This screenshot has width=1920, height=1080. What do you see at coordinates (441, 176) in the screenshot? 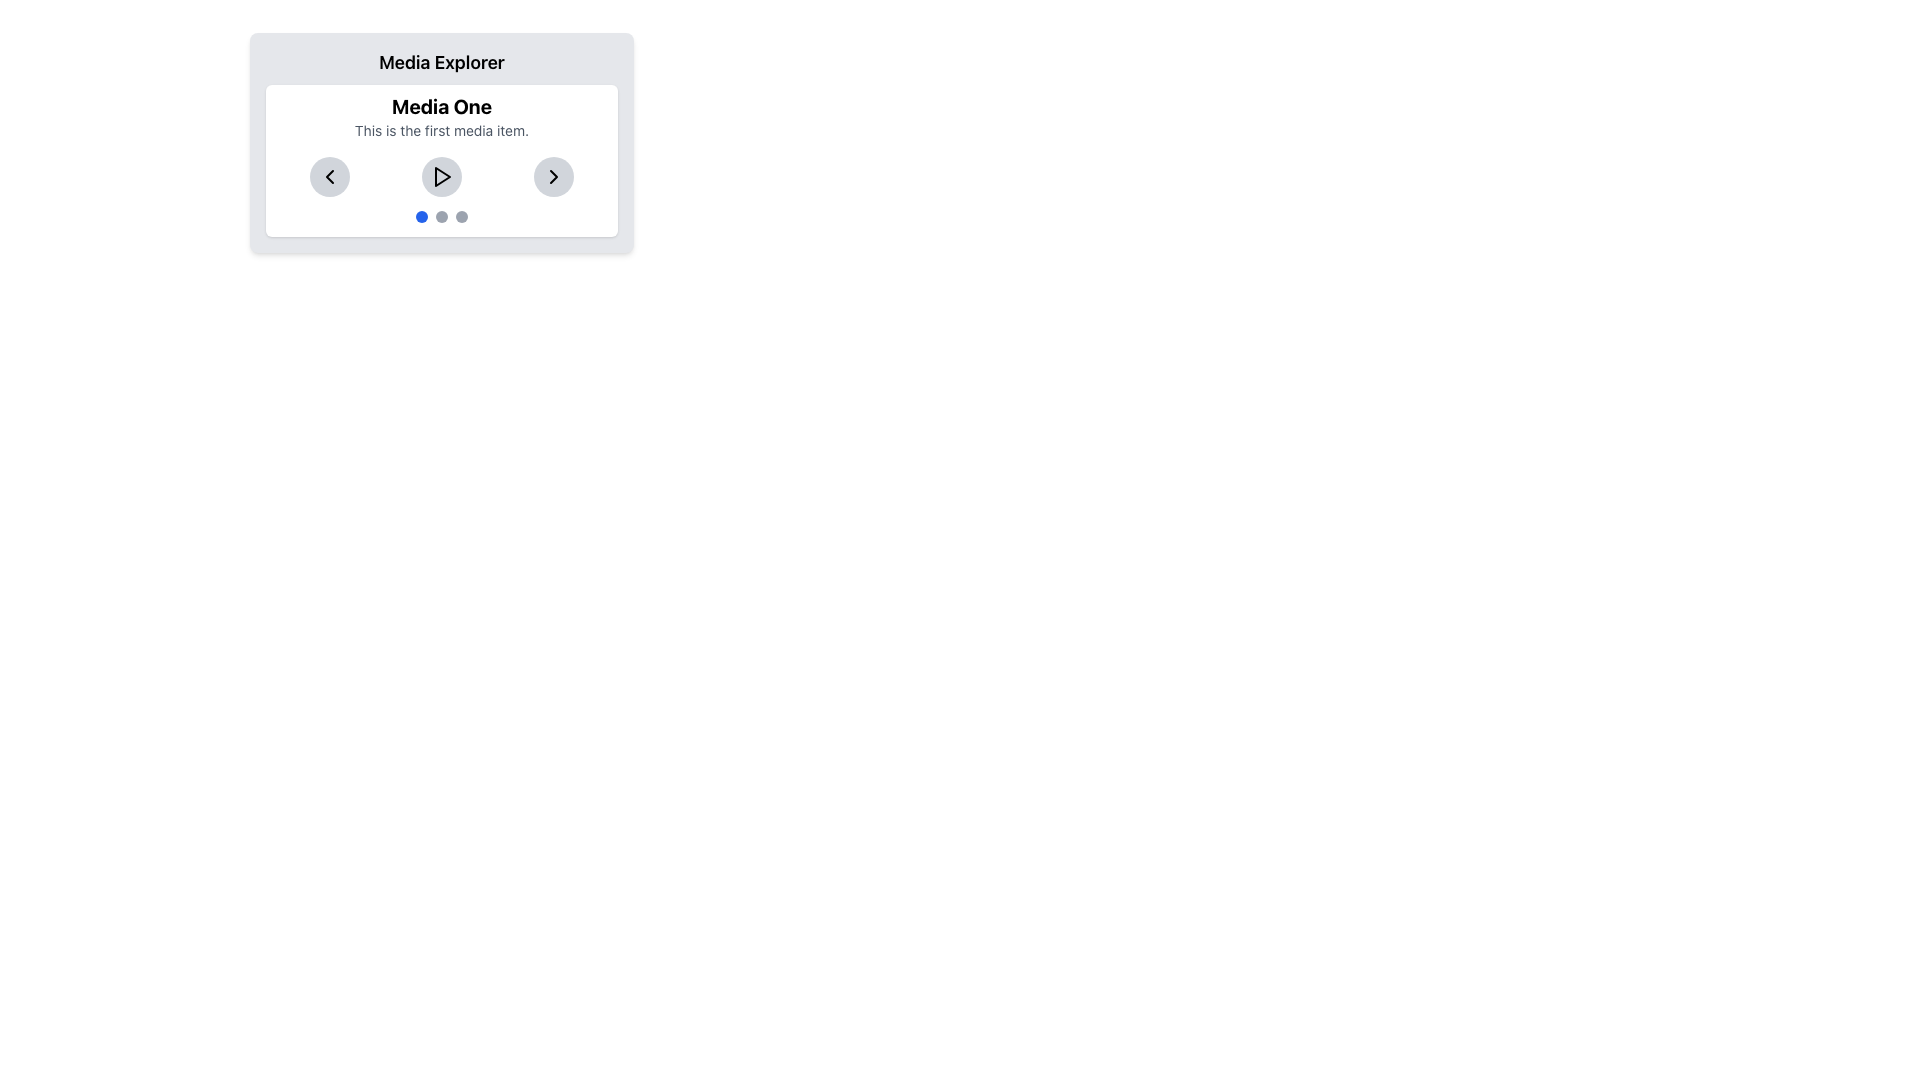
I see `the 'play' icon in the central portion of the 'Media Explorer' interface` at bounding box center [441, 176].